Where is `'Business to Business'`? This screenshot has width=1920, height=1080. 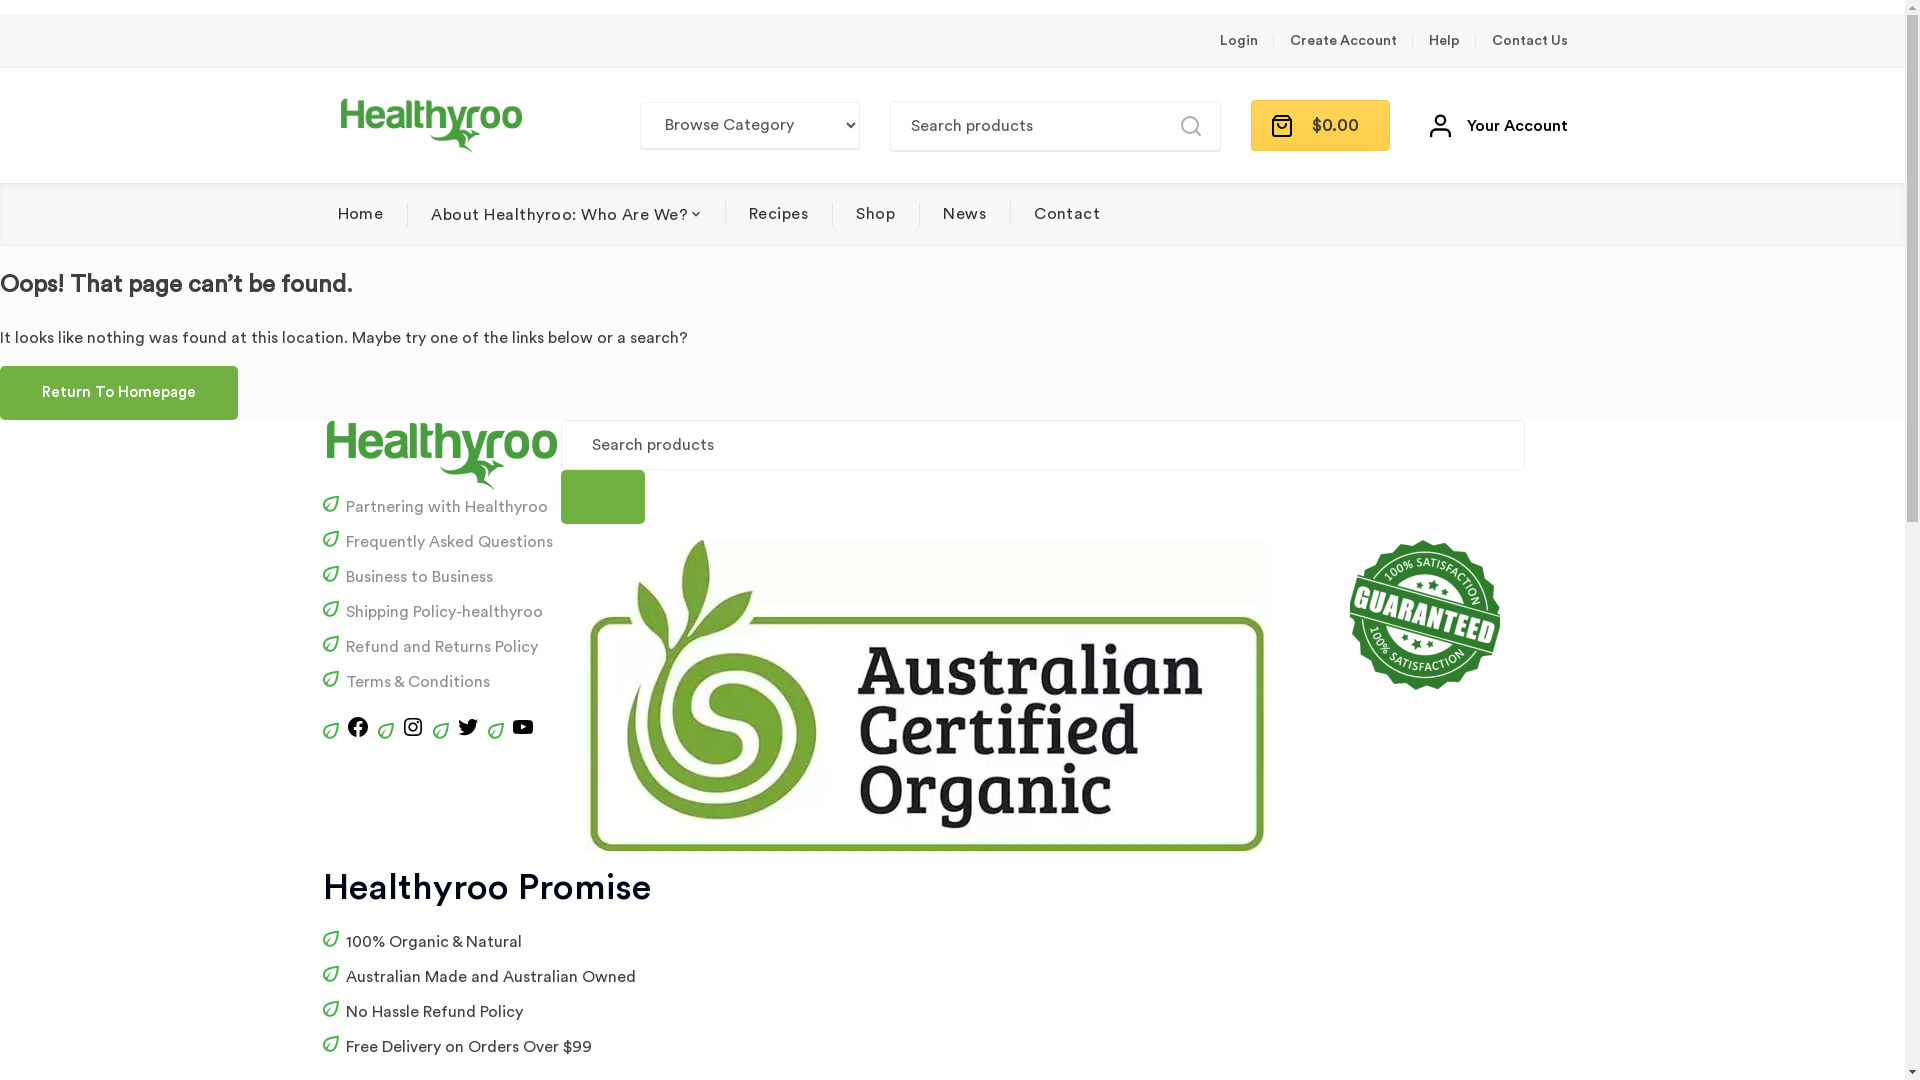 'Business to Business' is located at coordinates (345, 577).